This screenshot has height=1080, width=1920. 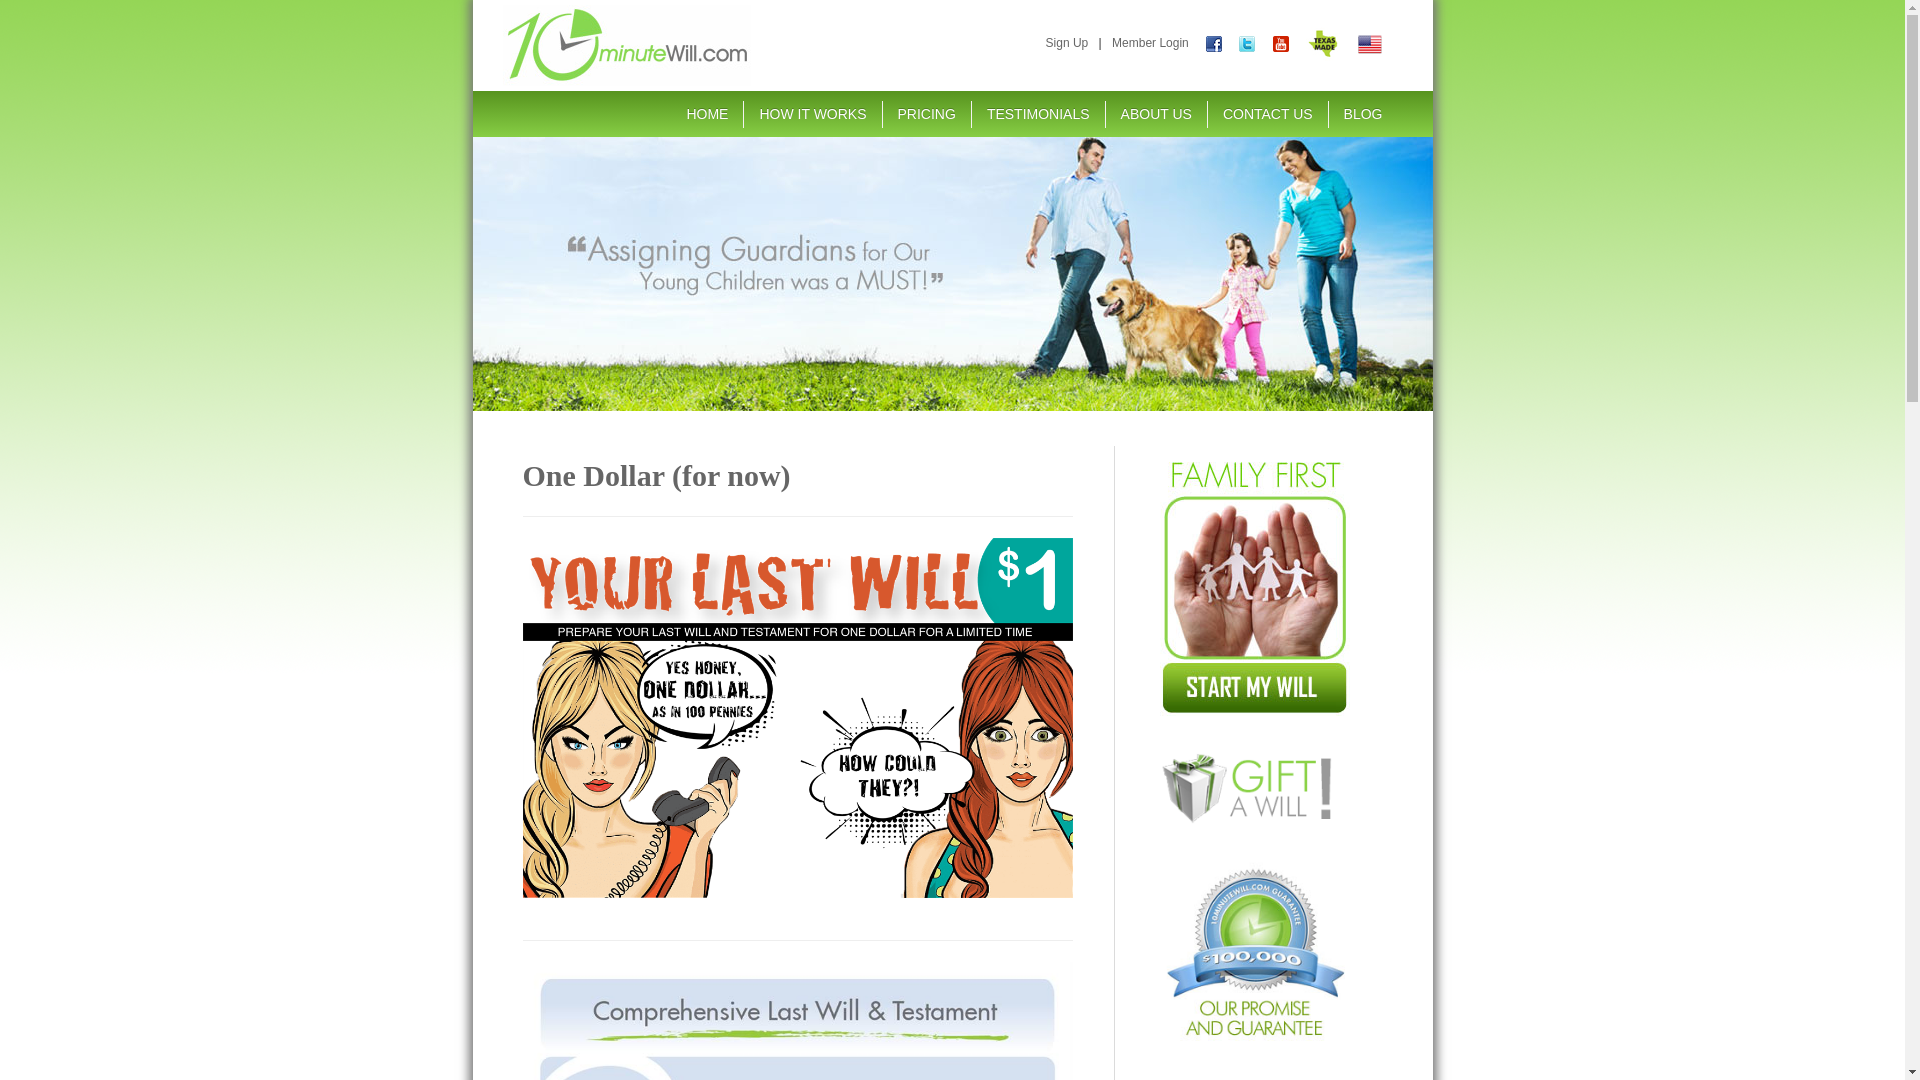 What do you see at coordinates (1150, 42) in the screenshot?
I see `'Member Login'` at bounding box center [1150, 42].